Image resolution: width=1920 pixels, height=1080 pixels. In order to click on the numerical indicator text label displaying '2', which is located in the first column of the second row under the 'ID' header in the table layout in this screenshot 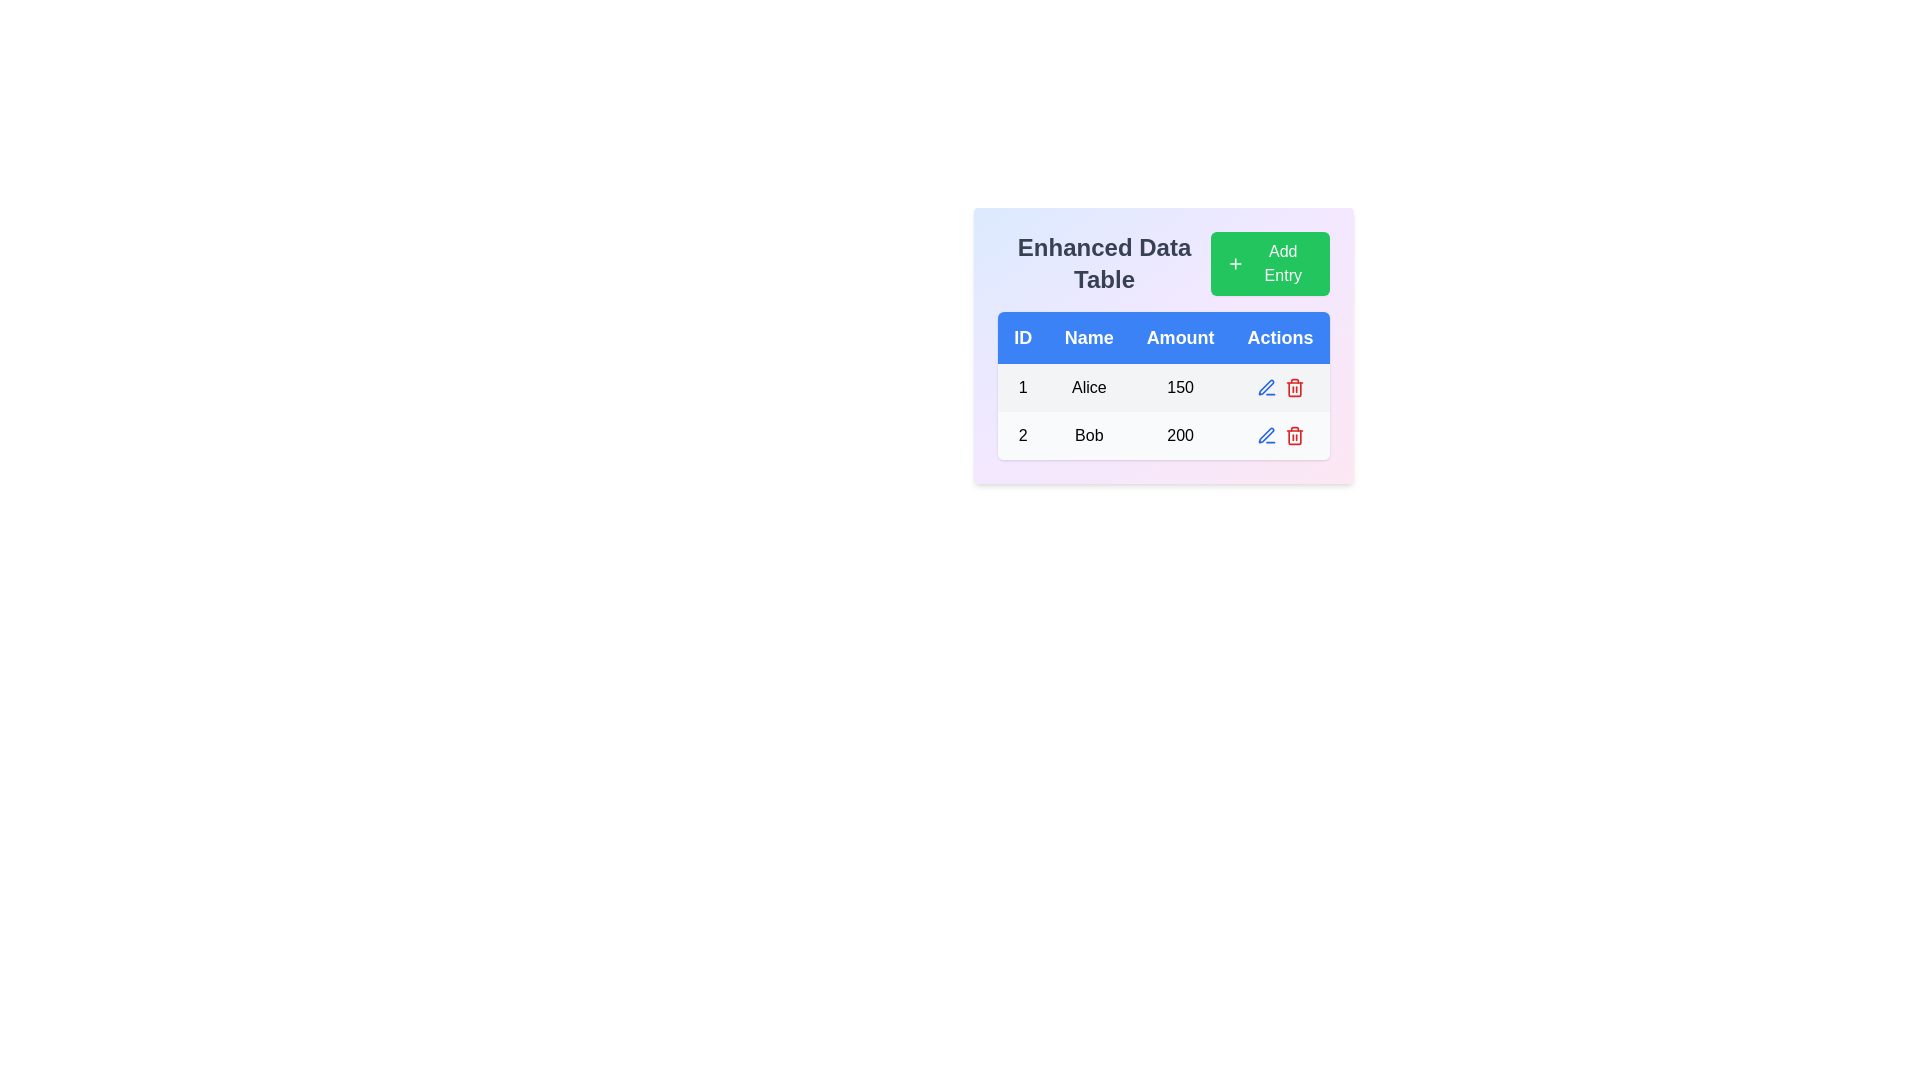, I will do `click(1023, 434)`.